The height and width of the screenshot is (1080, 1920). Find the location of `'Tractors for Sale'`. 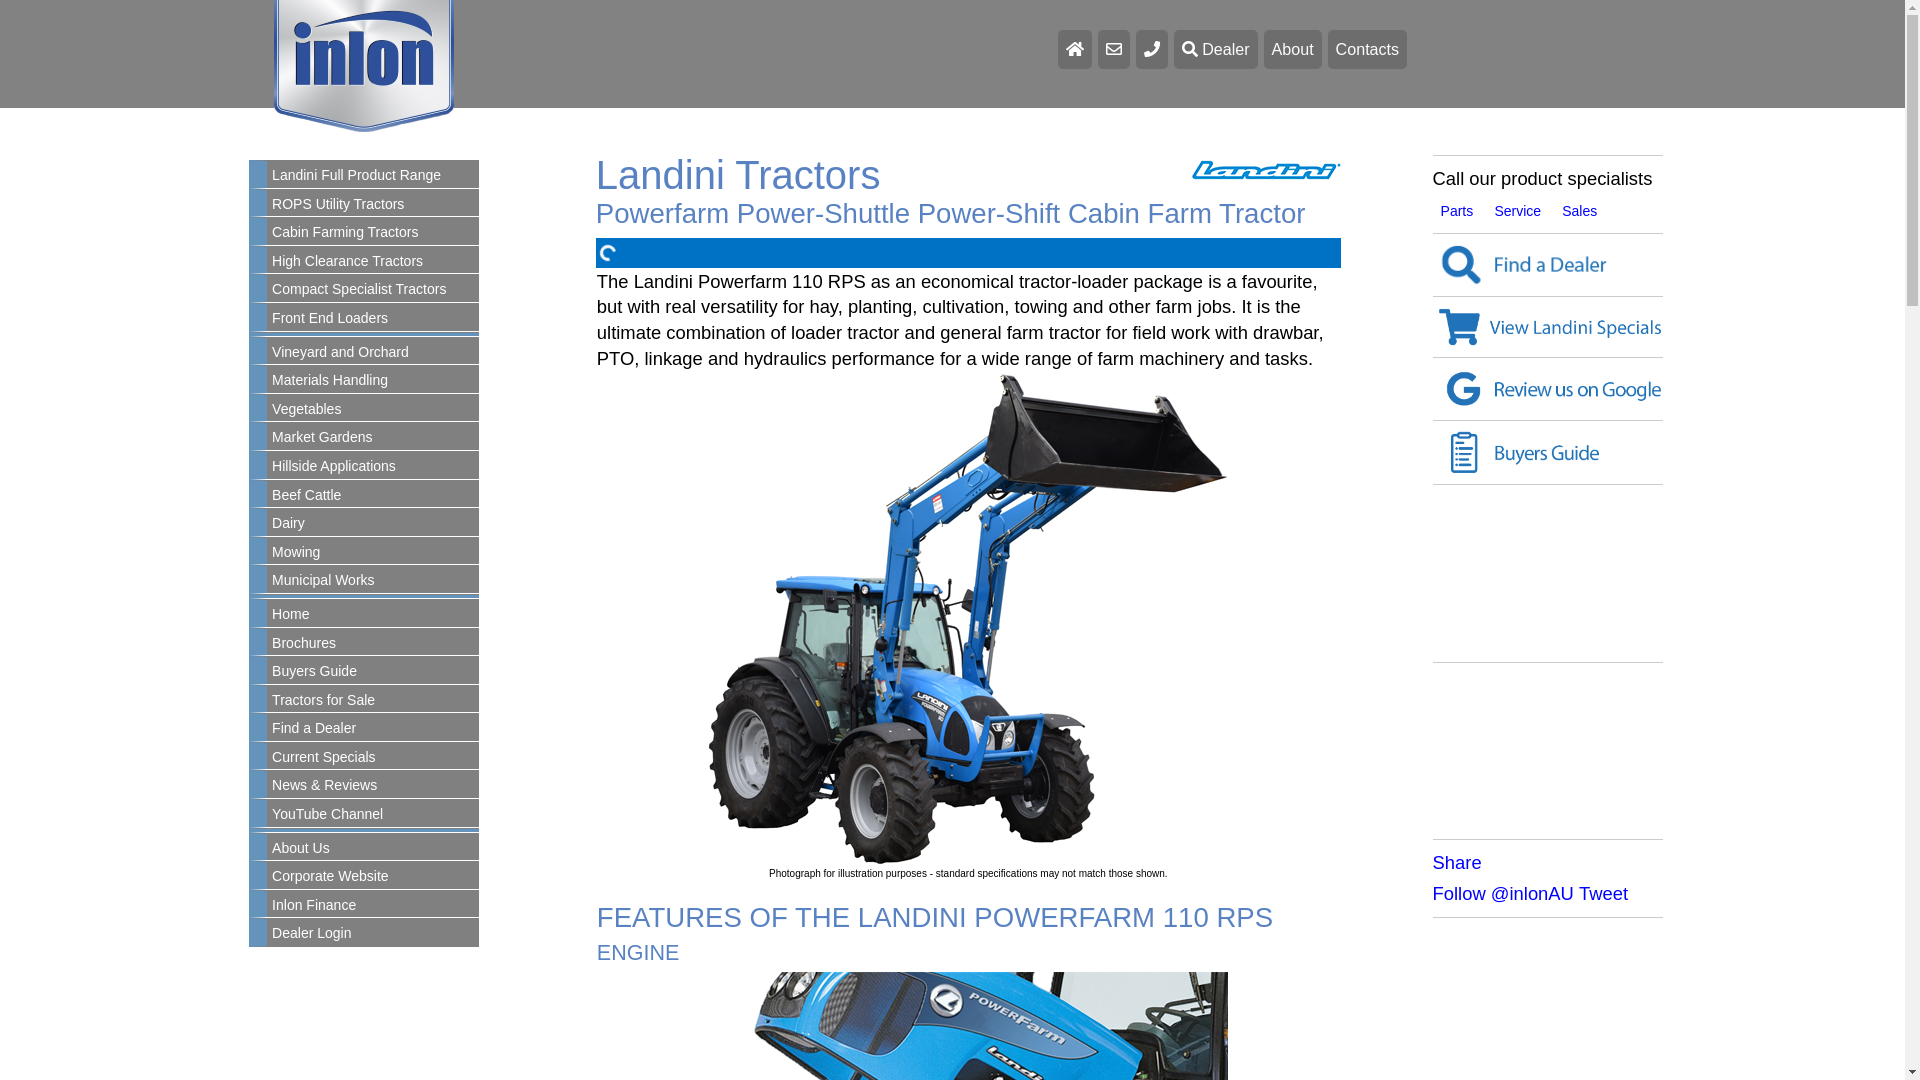

'Tractors for Sale' is located at coordinates (373, 700).